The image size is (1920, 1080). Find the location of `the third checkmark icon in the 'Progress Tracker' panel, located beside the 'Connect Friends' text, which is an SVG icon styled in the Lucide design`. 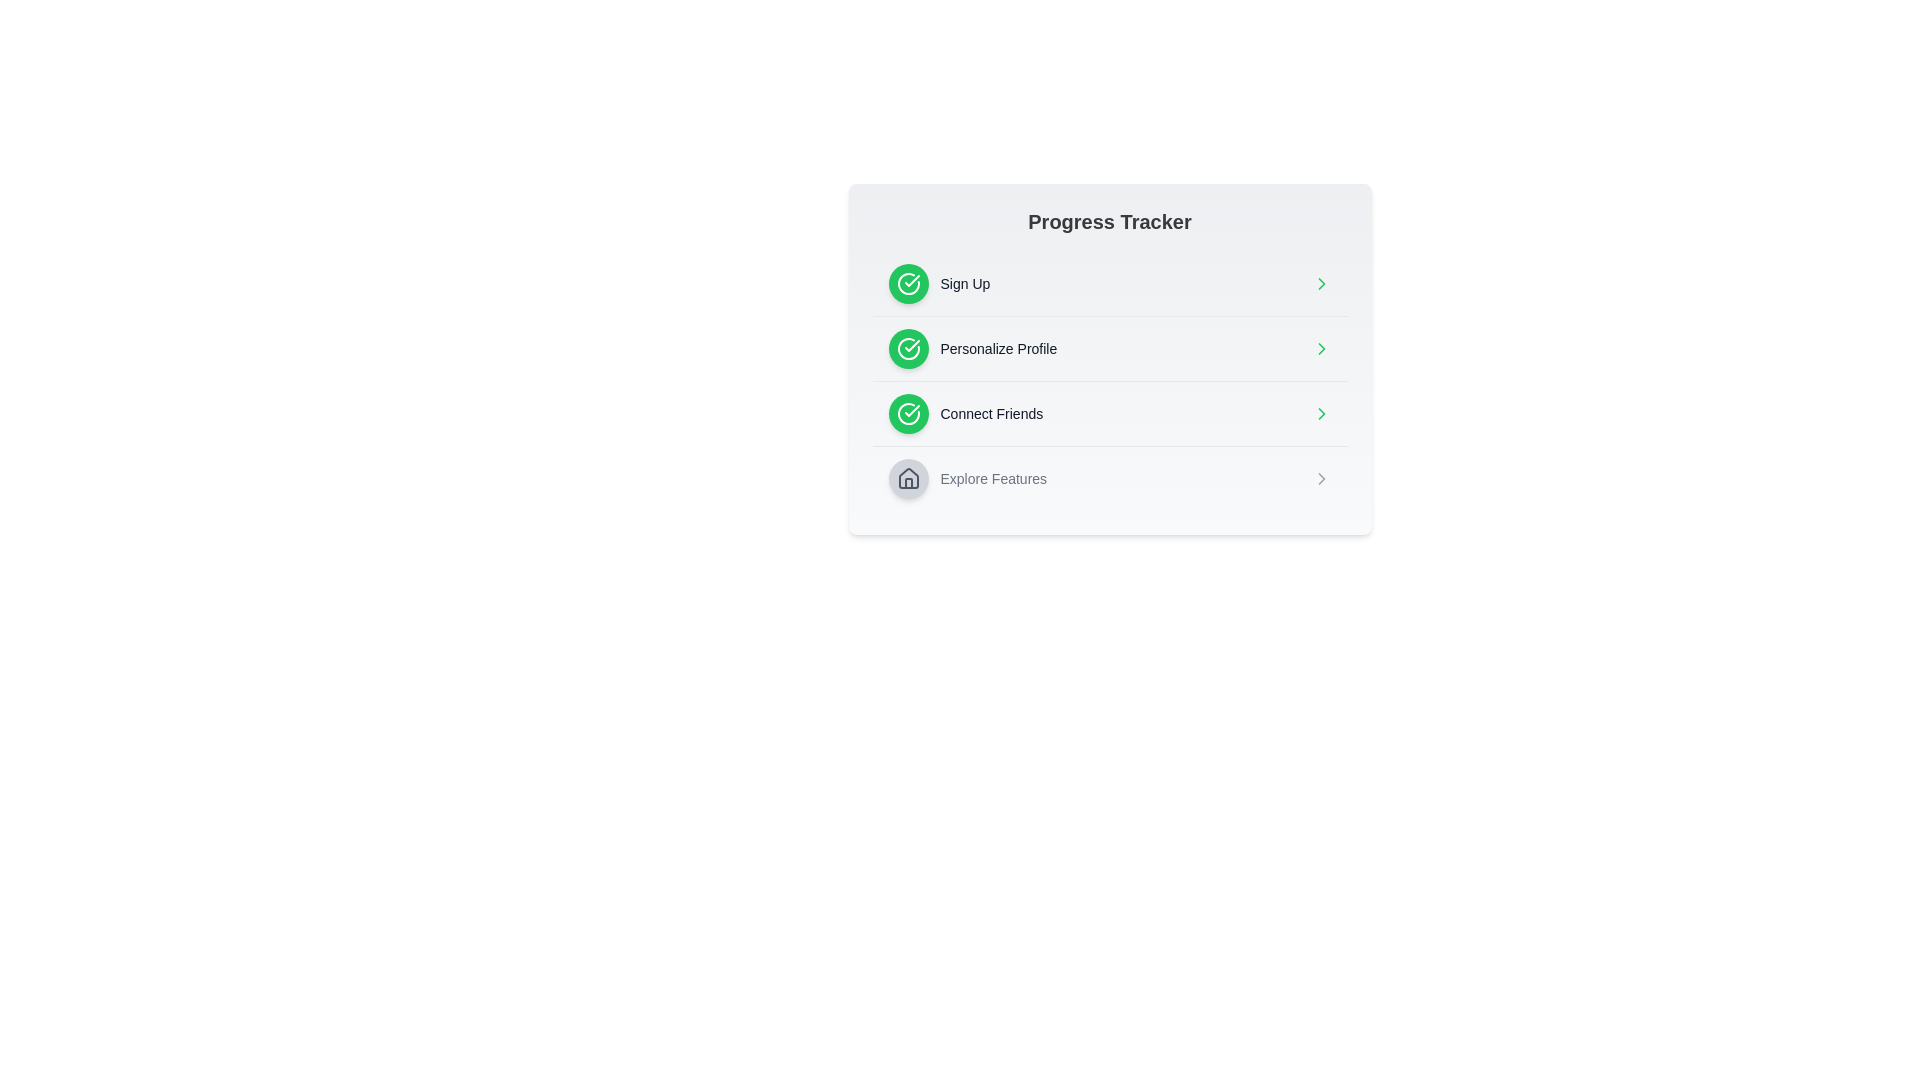

the third checkmark icon in the 'Progress Tracker' panel, located beside the 'Connect Friends' text, which is an SVG icon styled in the Lucide design is located at coordinates (907, 412).